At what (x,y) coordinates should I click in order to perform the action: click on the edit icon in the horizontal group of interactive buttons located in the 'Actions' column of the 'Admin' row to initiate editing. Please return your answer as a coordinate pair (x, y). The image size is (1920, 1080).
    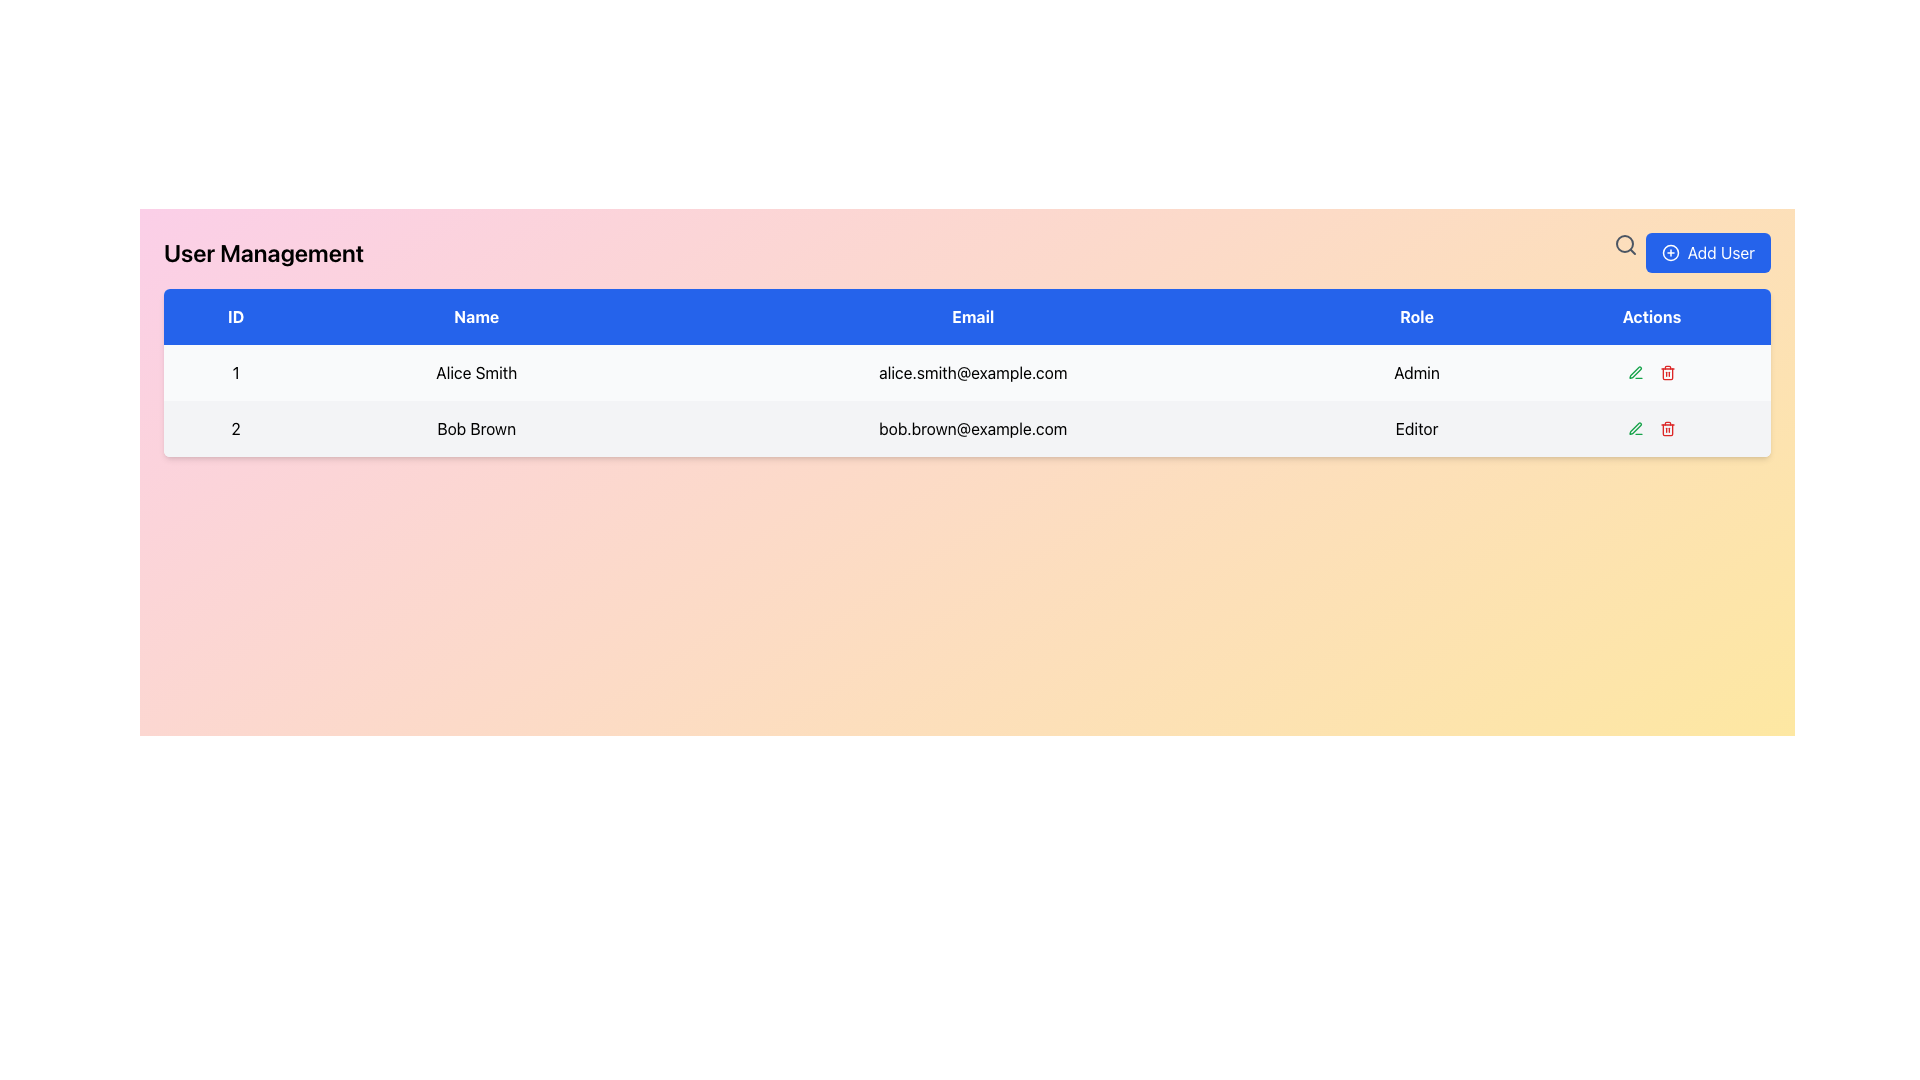
    Looking at the image, I should click on (1651, 373).